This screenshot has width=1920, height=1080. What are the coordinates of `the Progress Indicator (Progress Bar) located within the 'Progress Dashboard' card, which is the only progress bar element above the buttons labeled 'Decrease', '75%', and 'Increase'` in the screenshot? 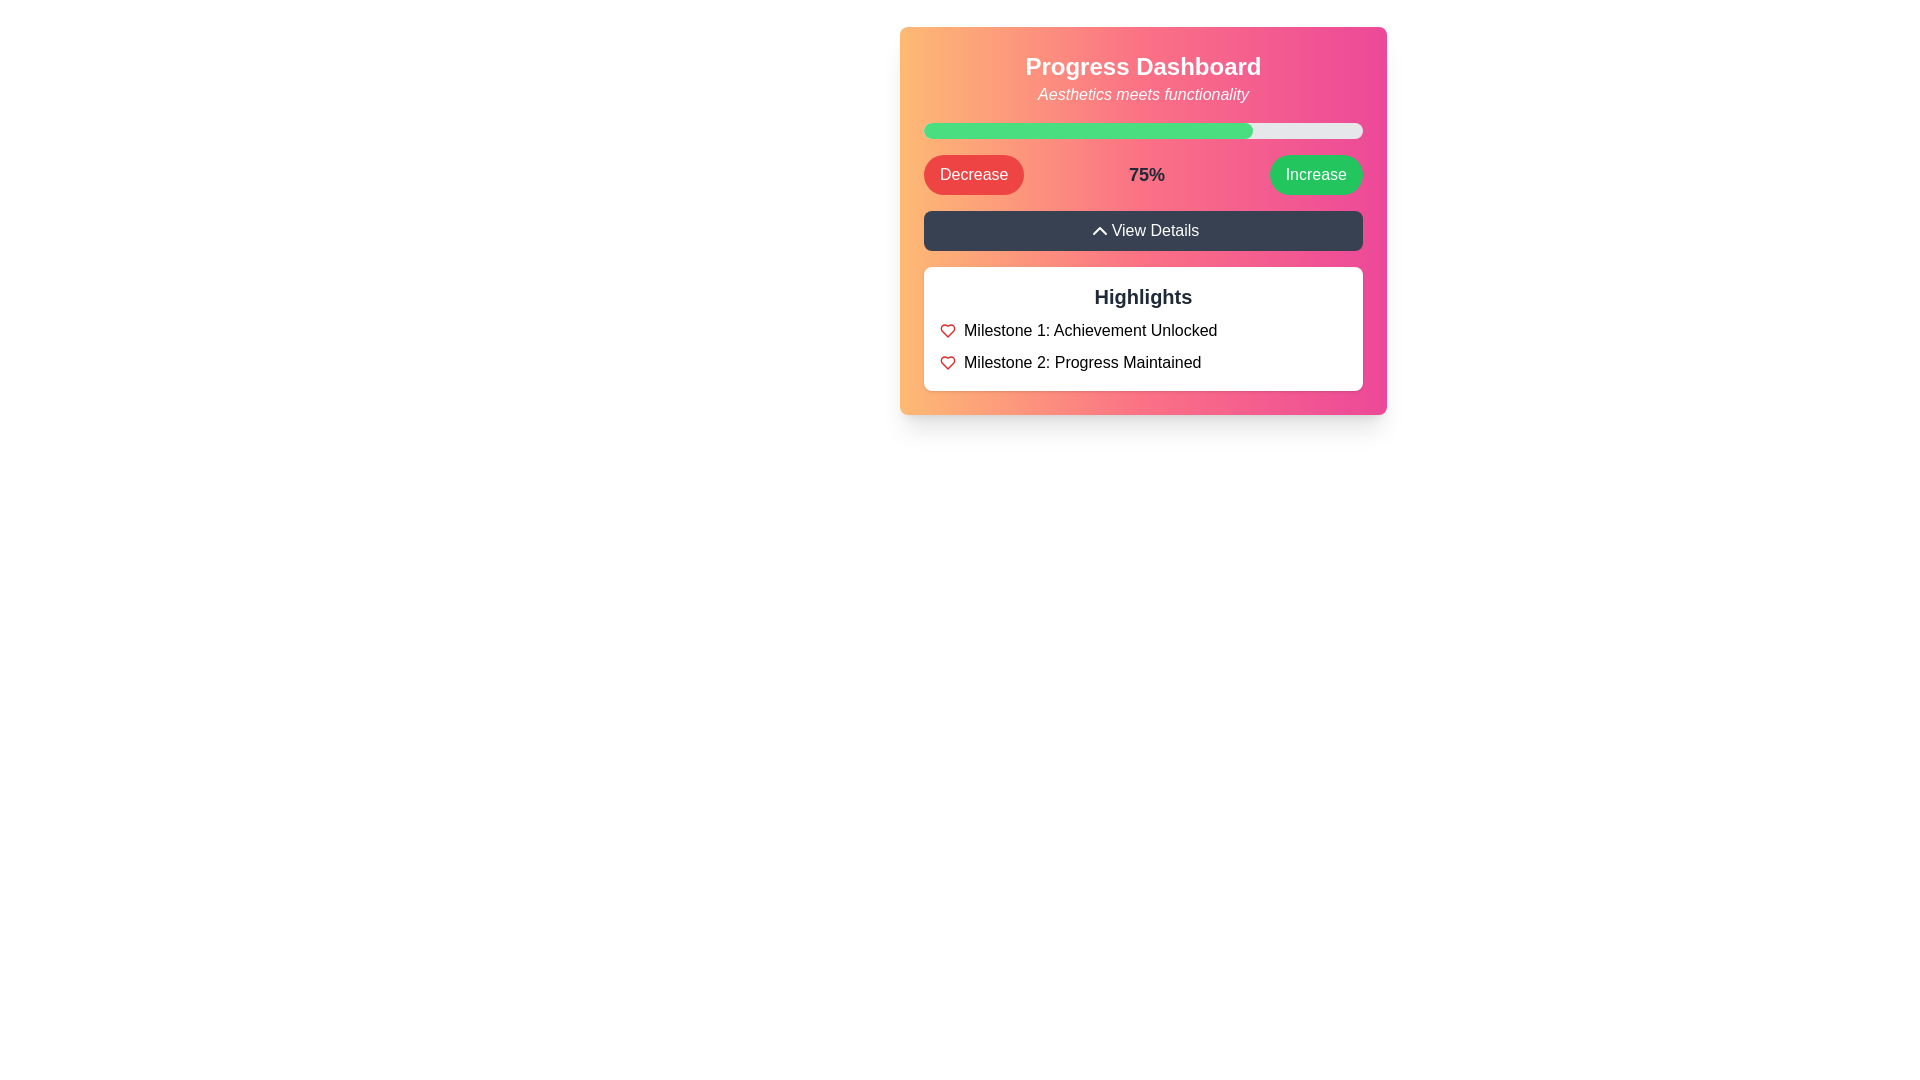 It's located at (1143, 131).